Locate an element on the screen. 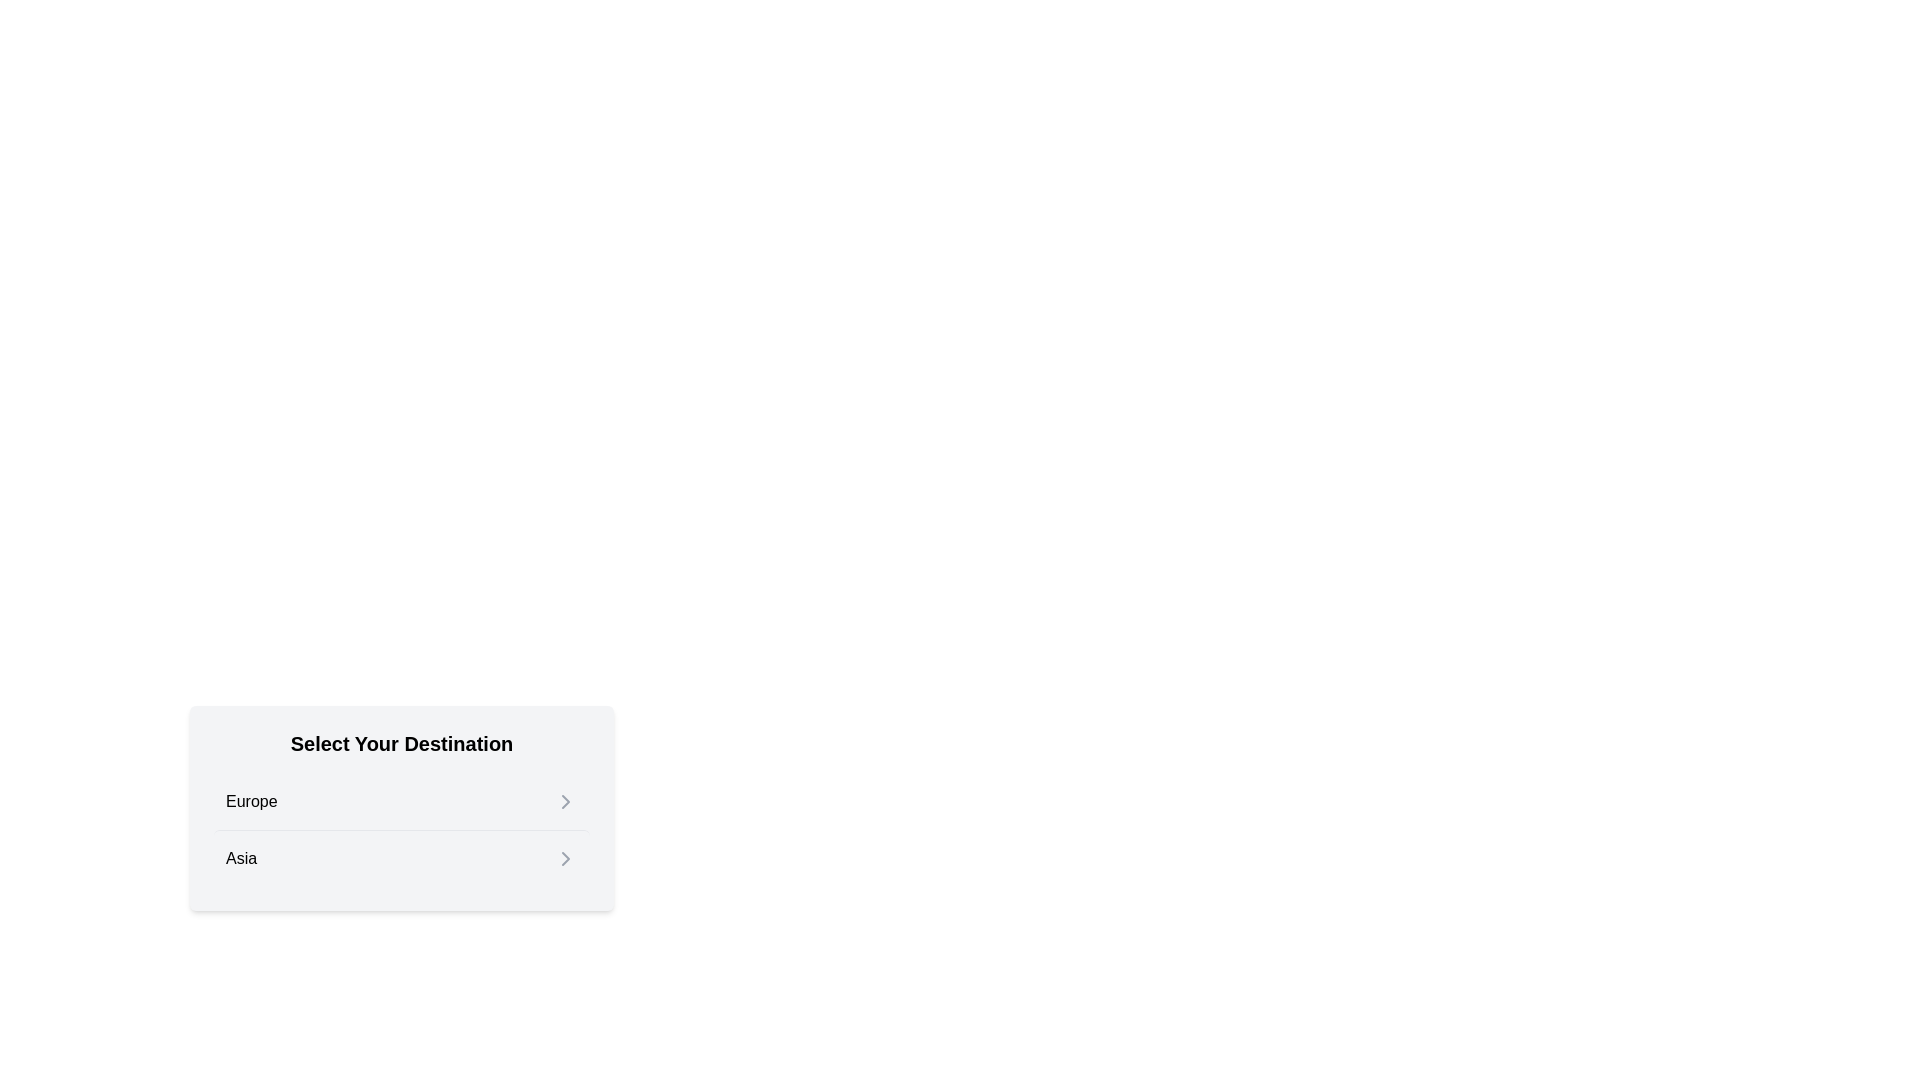 Image resolution: width=1920 pixels, height=1080 pixels. the text label 'Europe' is located at coordinates (250, 801).